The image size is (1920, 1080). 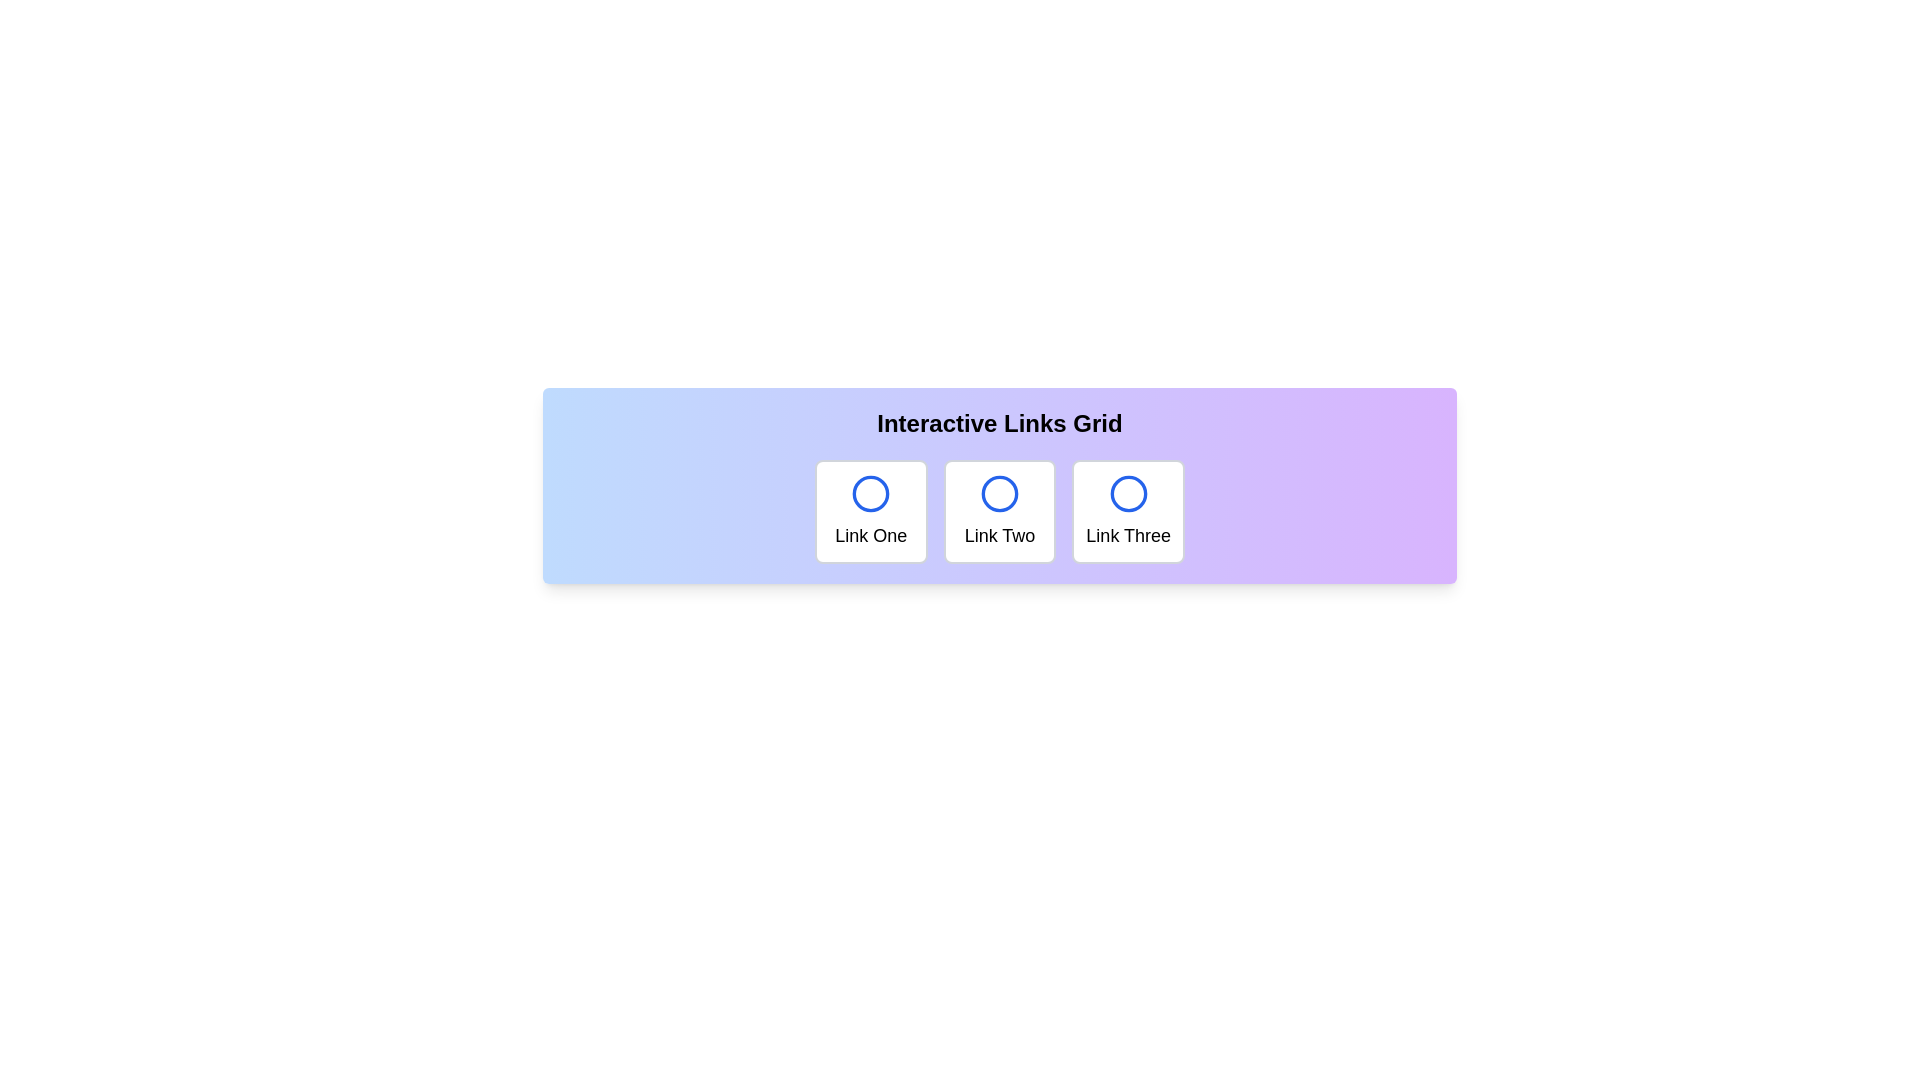 What do you see at coordinates (999, 486) in the screenshot?
I see `the Interactive link button labeled 'Link Two' with a circular blue icon` at bounding box center [999, 486].